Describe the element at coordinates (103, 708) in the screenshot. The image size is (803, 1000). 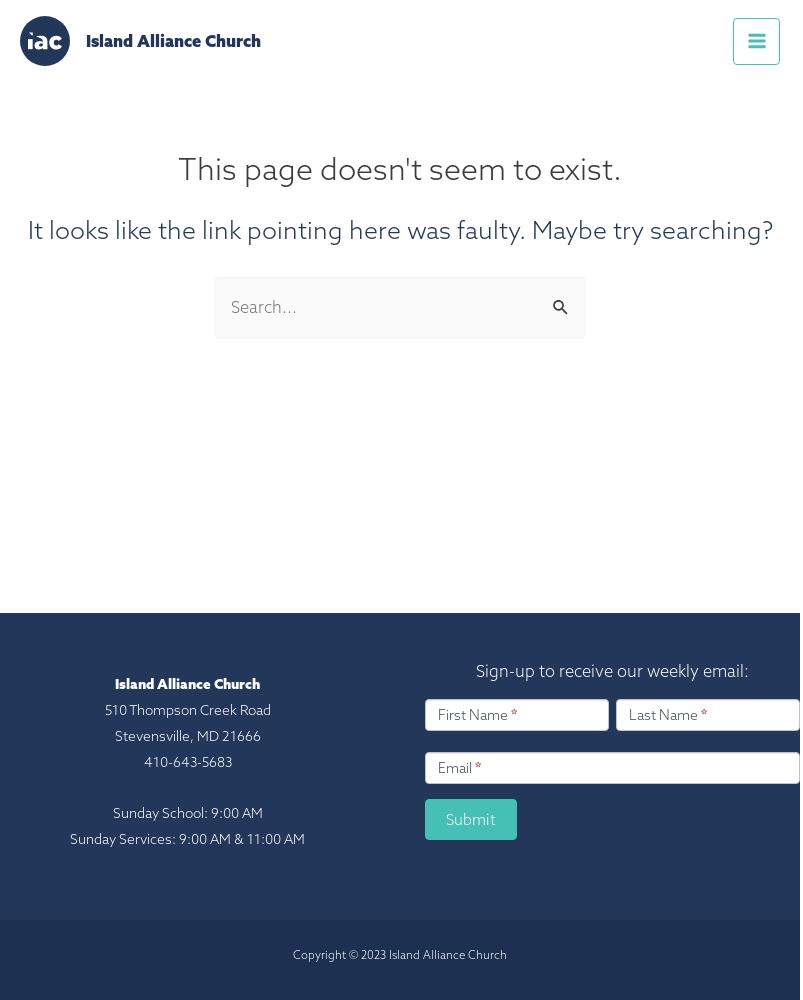
I see `'510 Thompson Creek Road'` at that location.